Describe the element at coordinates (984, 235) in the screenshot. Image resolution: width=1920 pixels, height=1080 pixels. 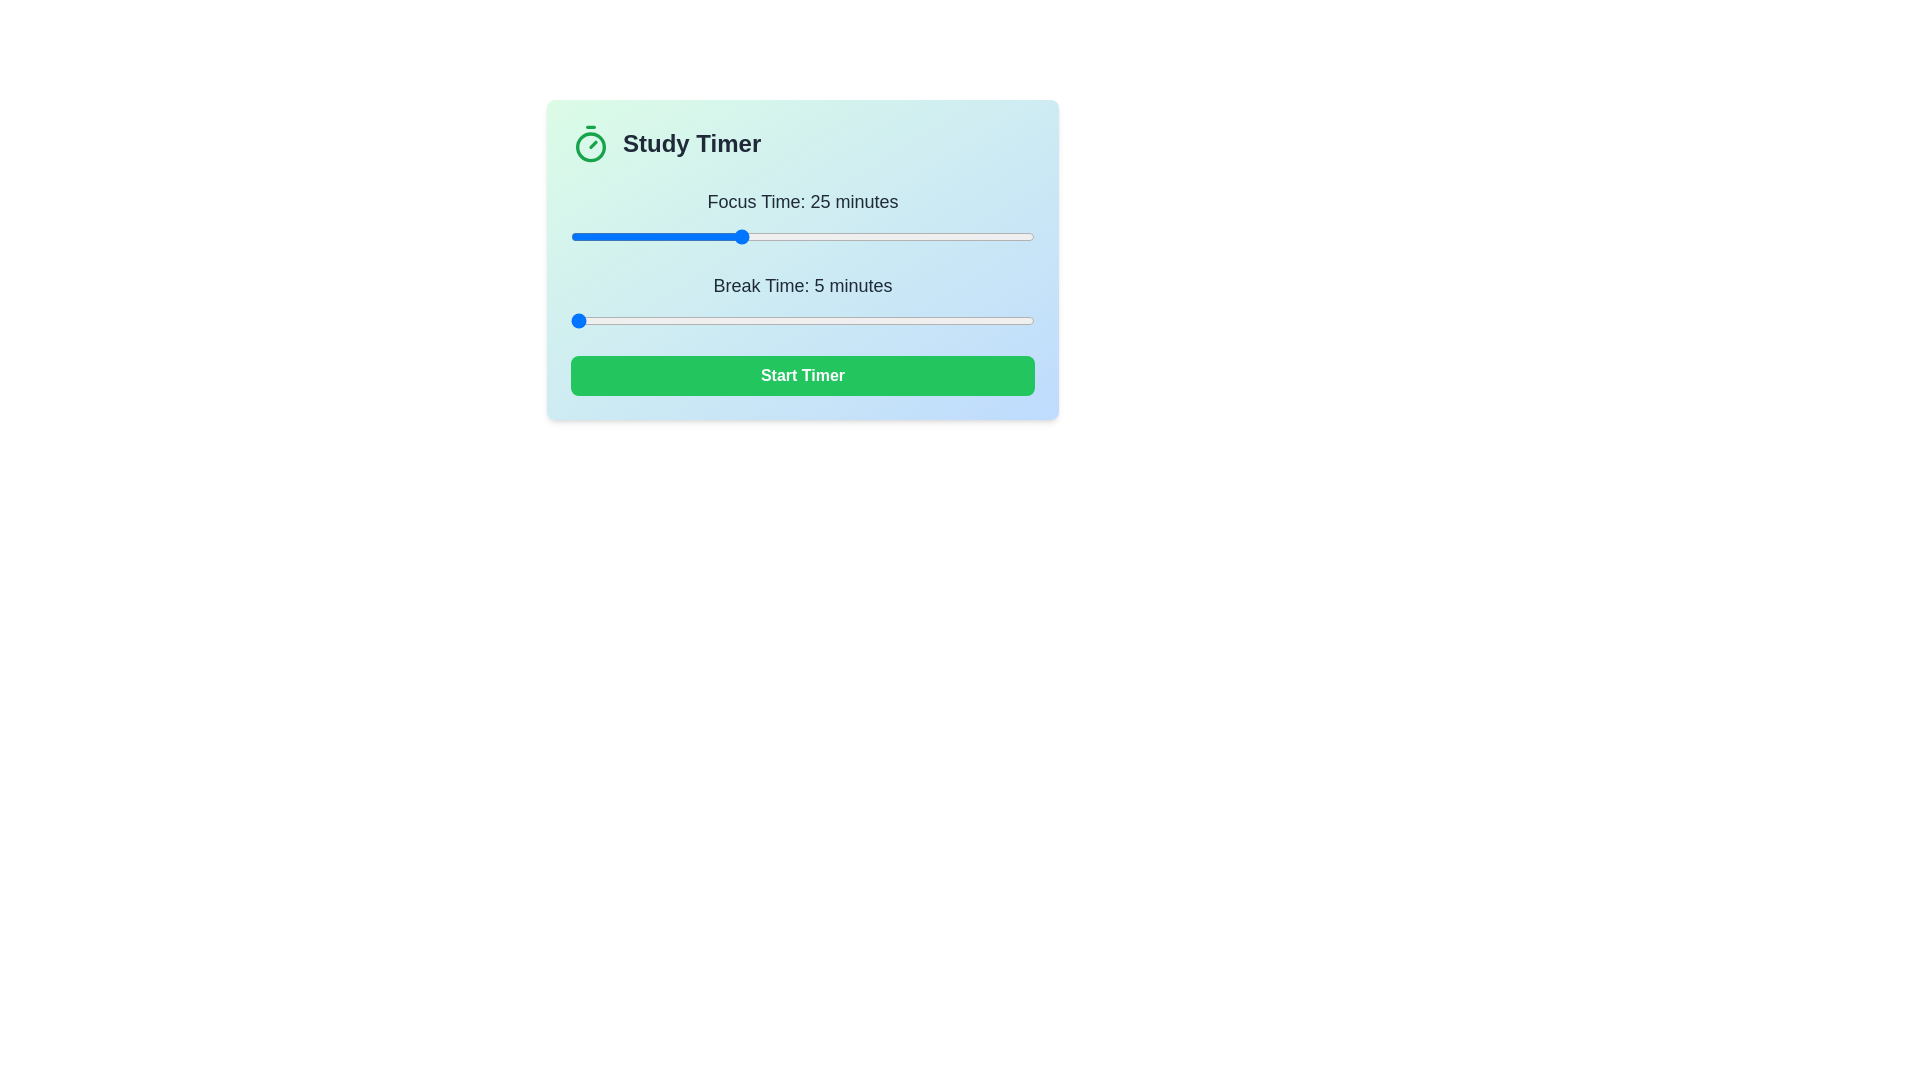
I see `the focus time slider to set the duration to 54 minutes` at that location.